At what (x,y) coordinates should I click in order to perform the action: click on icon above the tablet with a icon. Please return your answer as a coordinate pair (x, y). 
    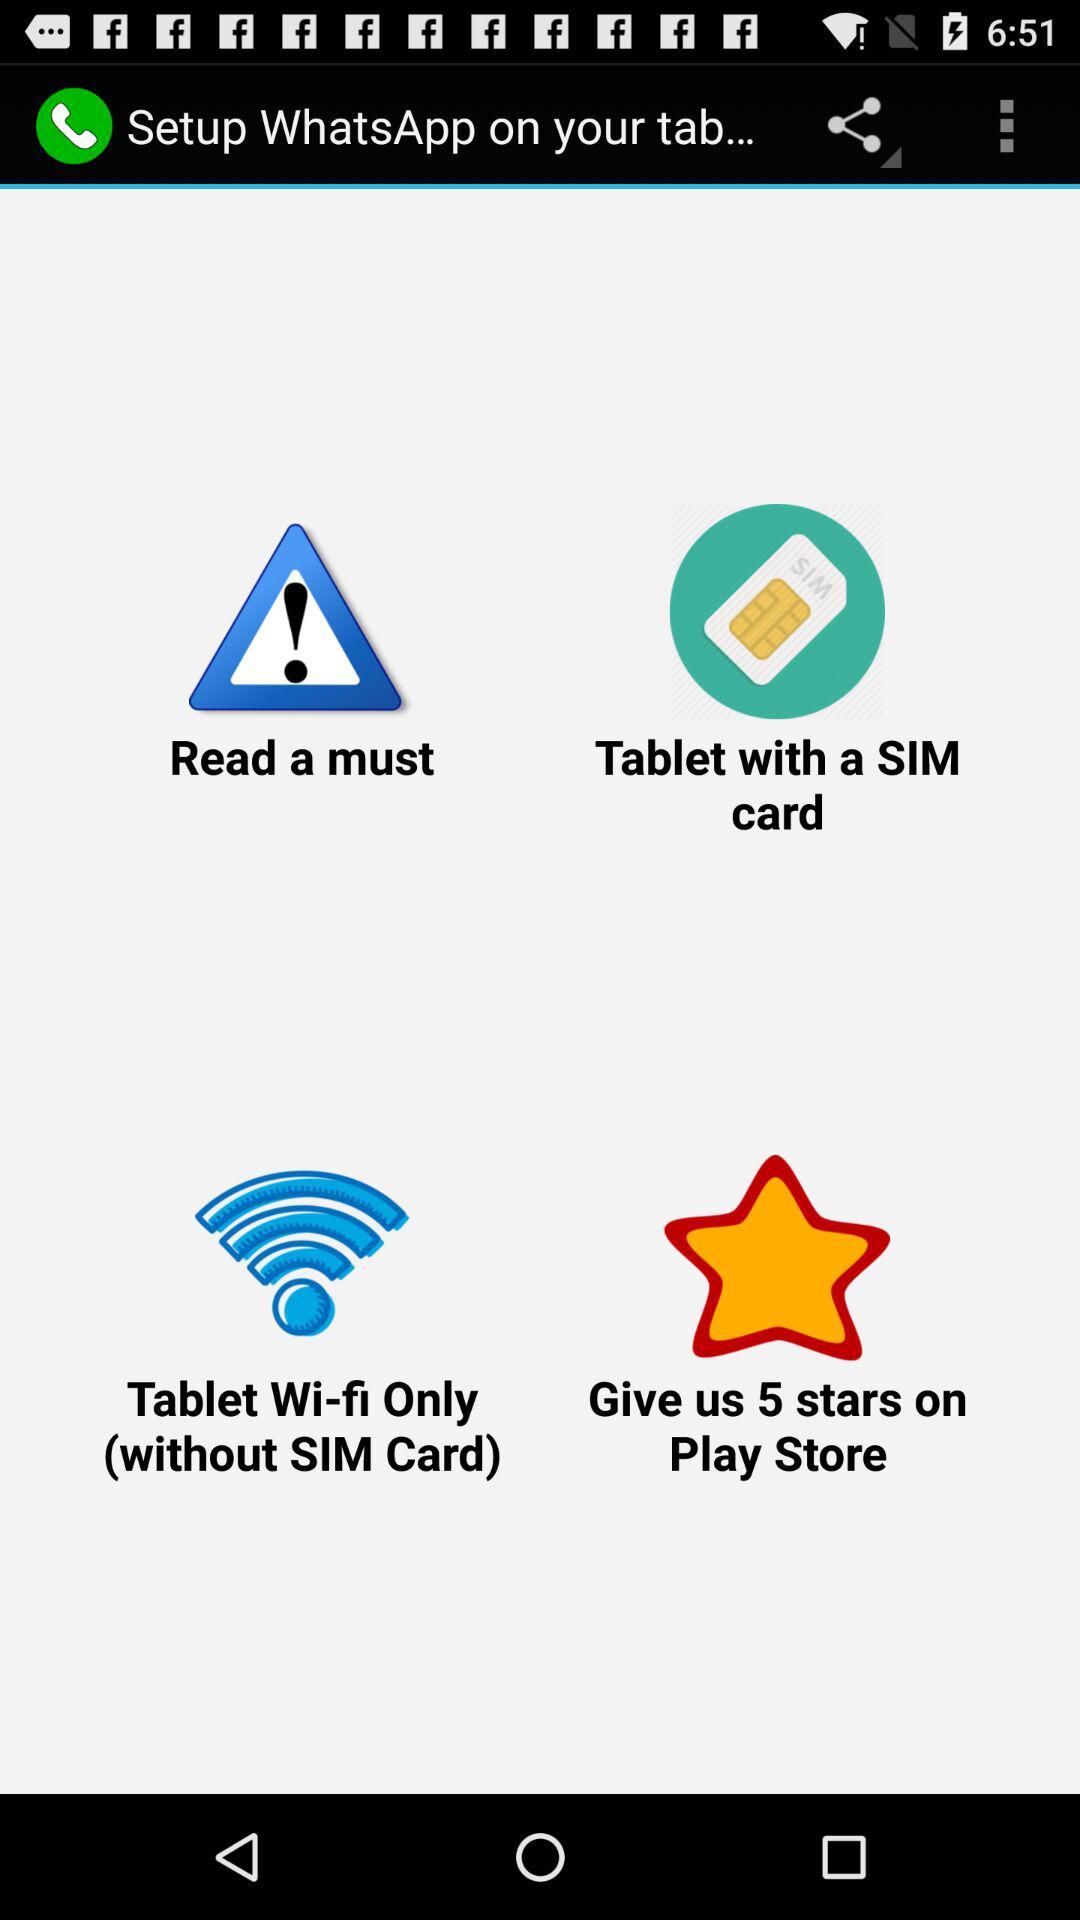
    Looking at the image, I should click on (1006, 124).